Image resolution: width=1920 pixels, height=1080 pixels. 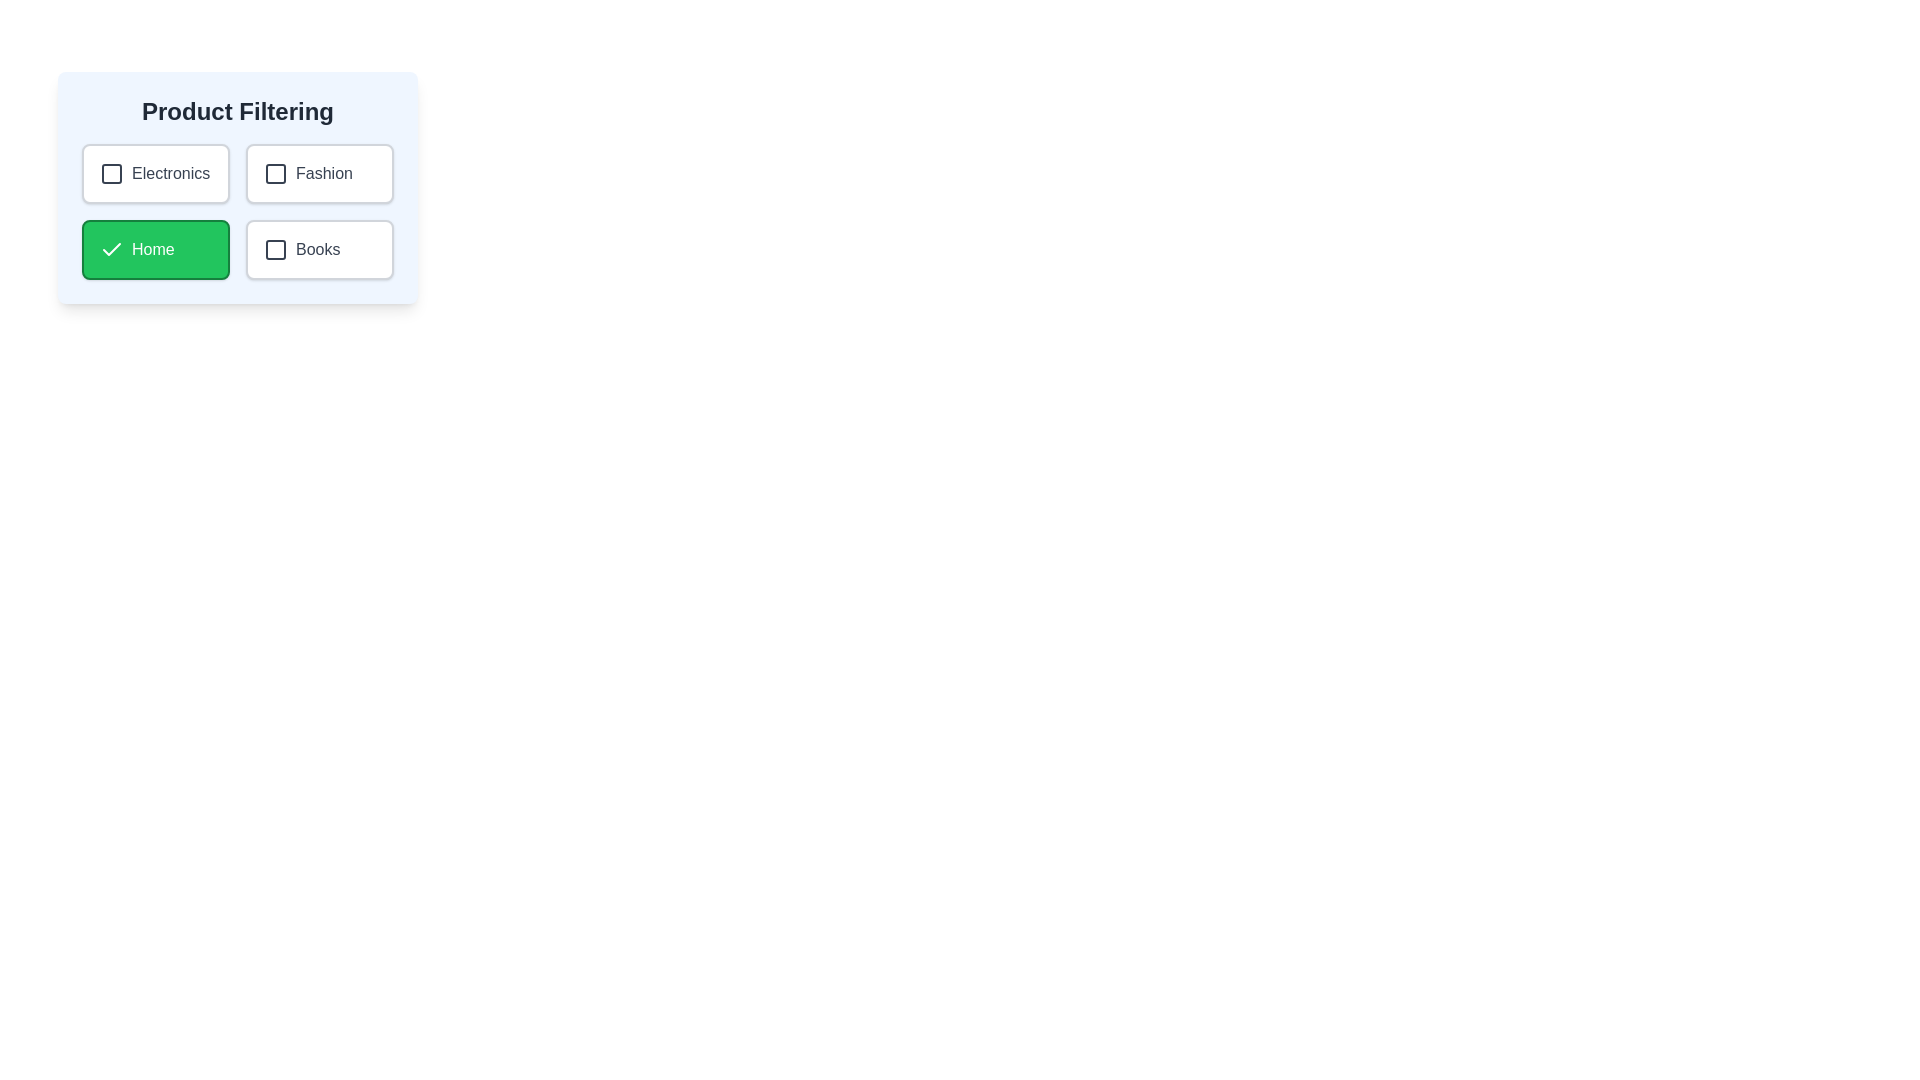 I want to click on the text 'Home' to select it, so click(x=155, y=249).